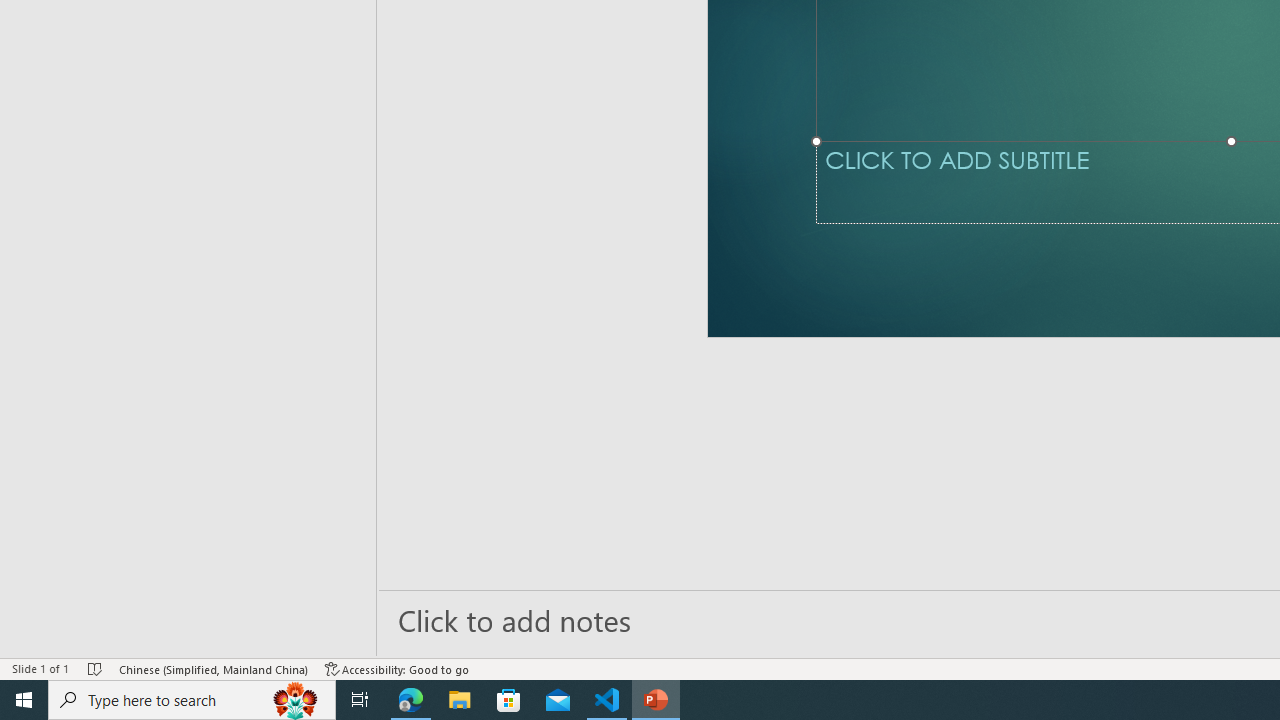 The image size is (1280, 720). Describe the element at coordinates (397, 669) in the screenshot. I see `'Accessibility Checker Accessibility: Good to go'` at that location.